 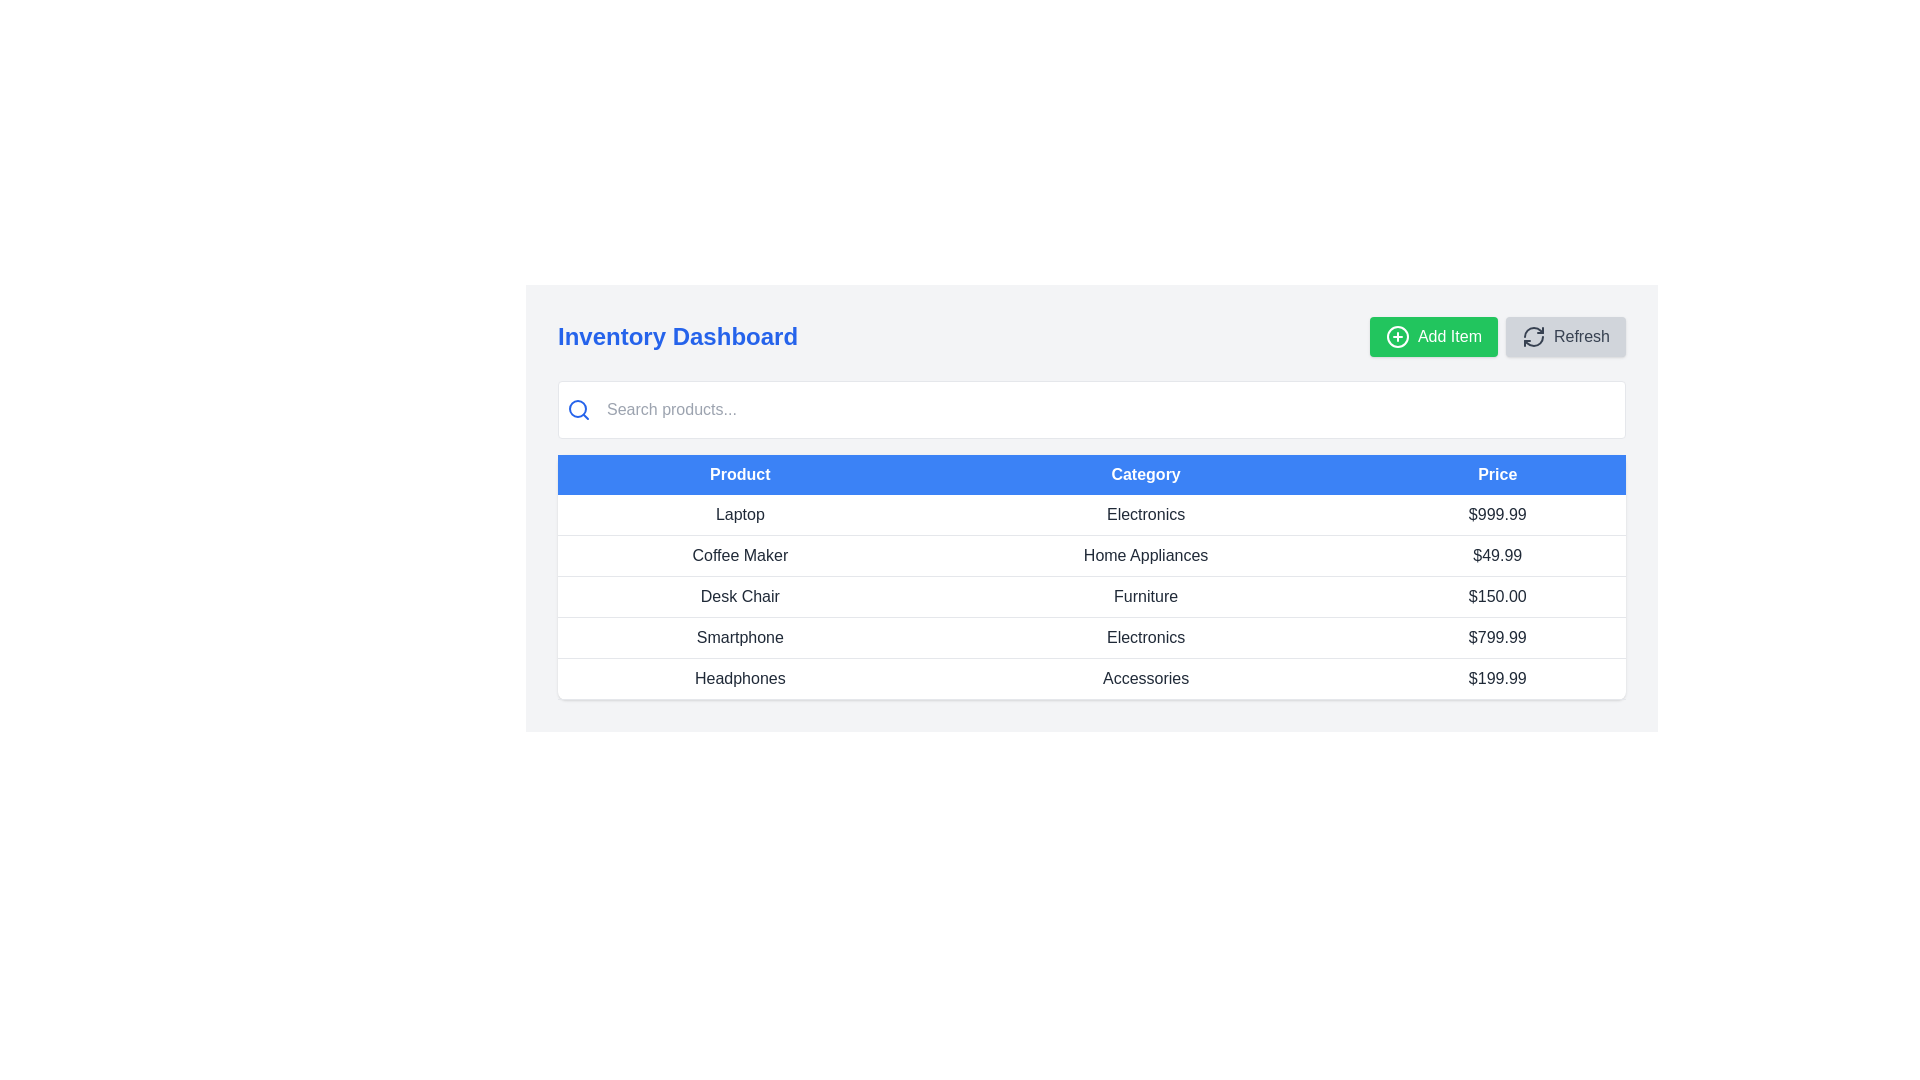 I want to click on the static text label 'Smartphone' located in the 'Product' column of the fourth row in the table, so click(x=739, y=637).